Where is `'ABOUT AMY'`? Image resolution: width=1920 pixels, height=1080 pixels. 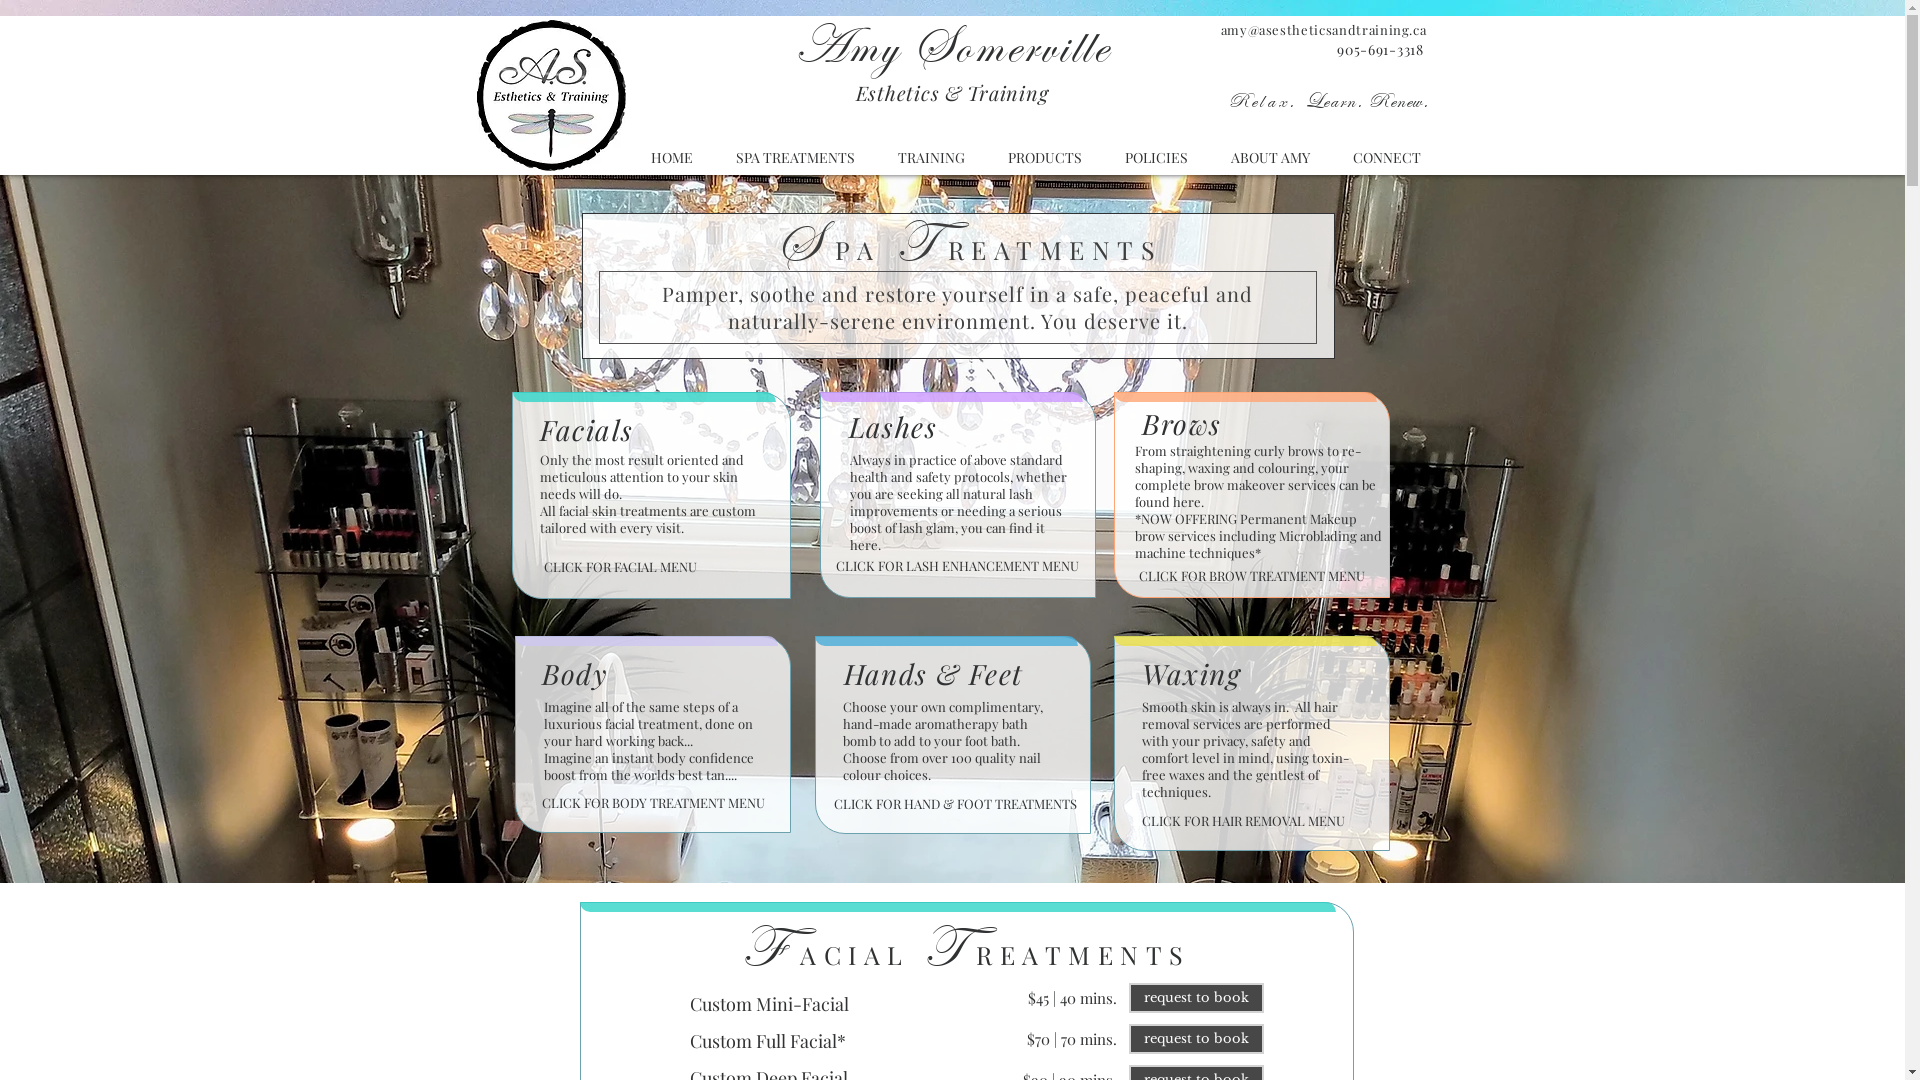
'ABOUT AMY' is located at coordinates (1270, 156).